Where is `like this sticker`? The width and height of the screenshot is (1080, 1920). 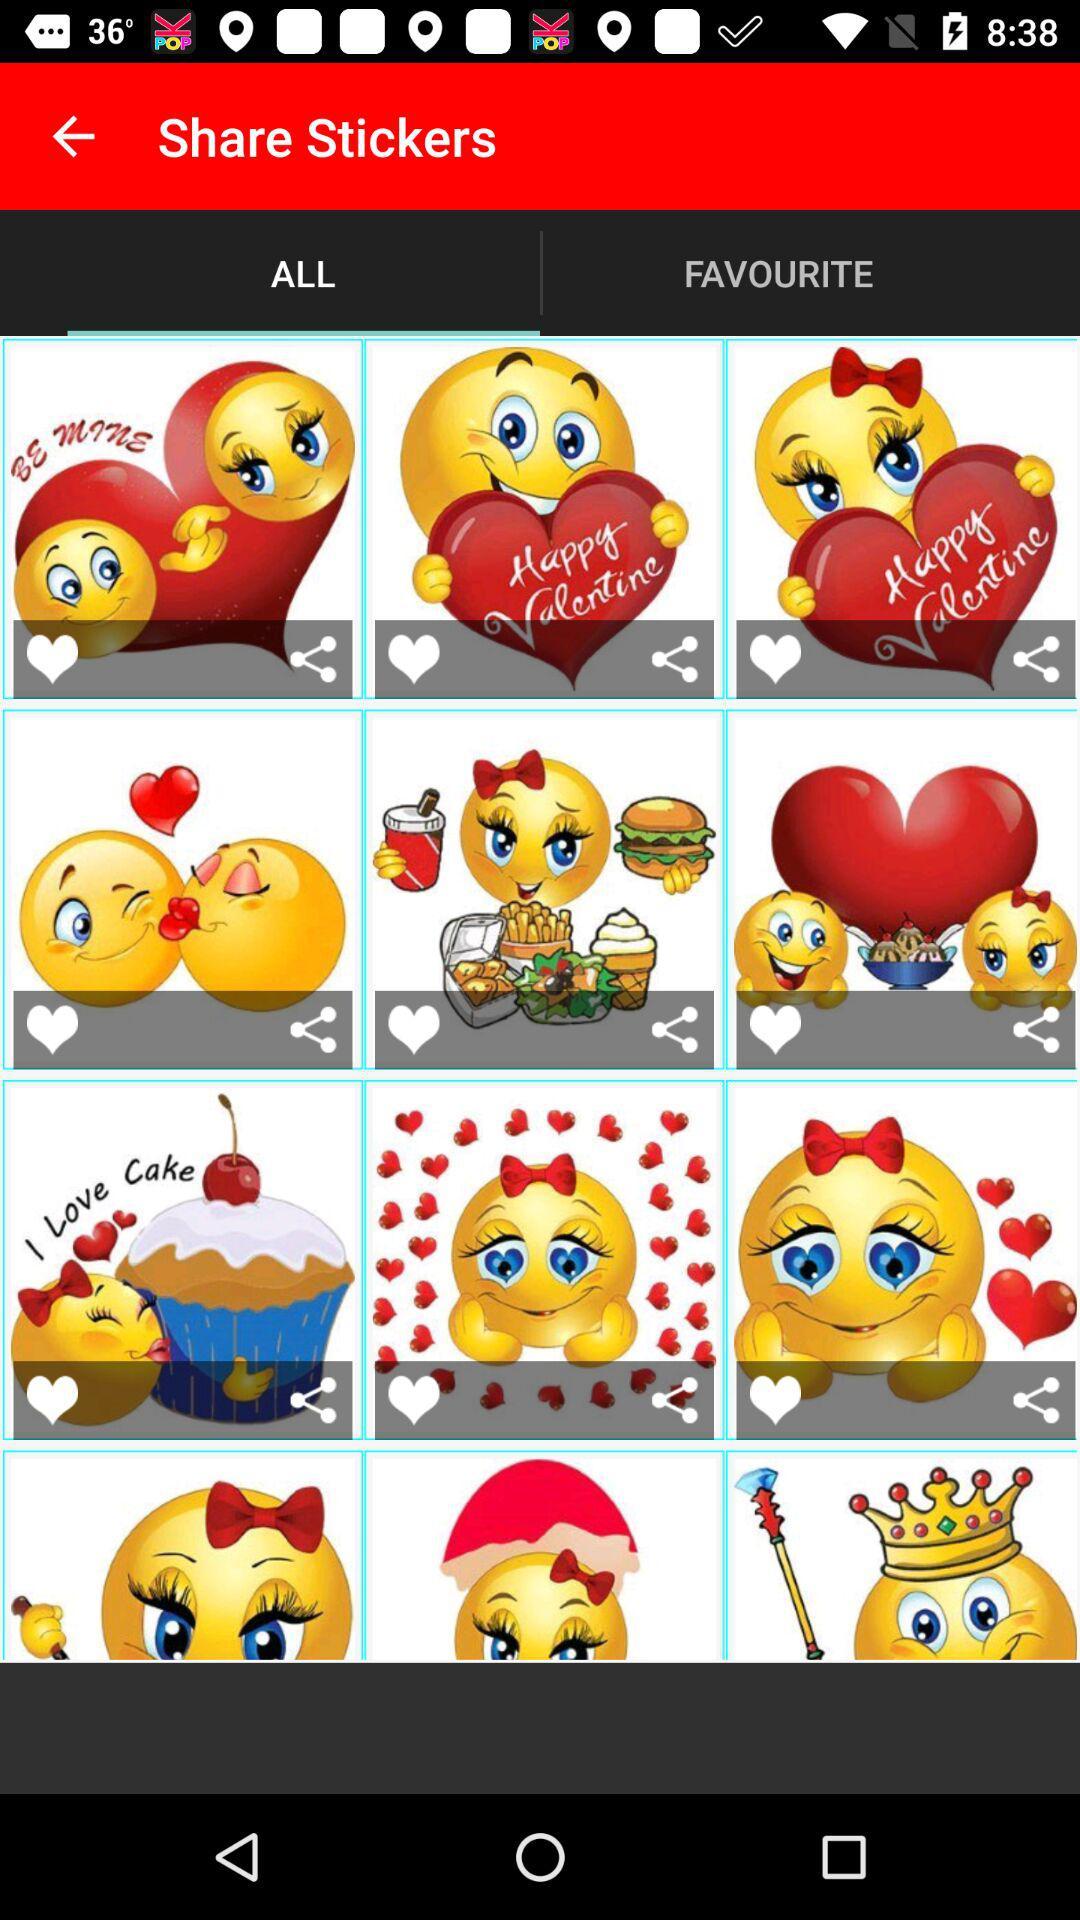 like this sticker is located at coordinates (774, 1399).